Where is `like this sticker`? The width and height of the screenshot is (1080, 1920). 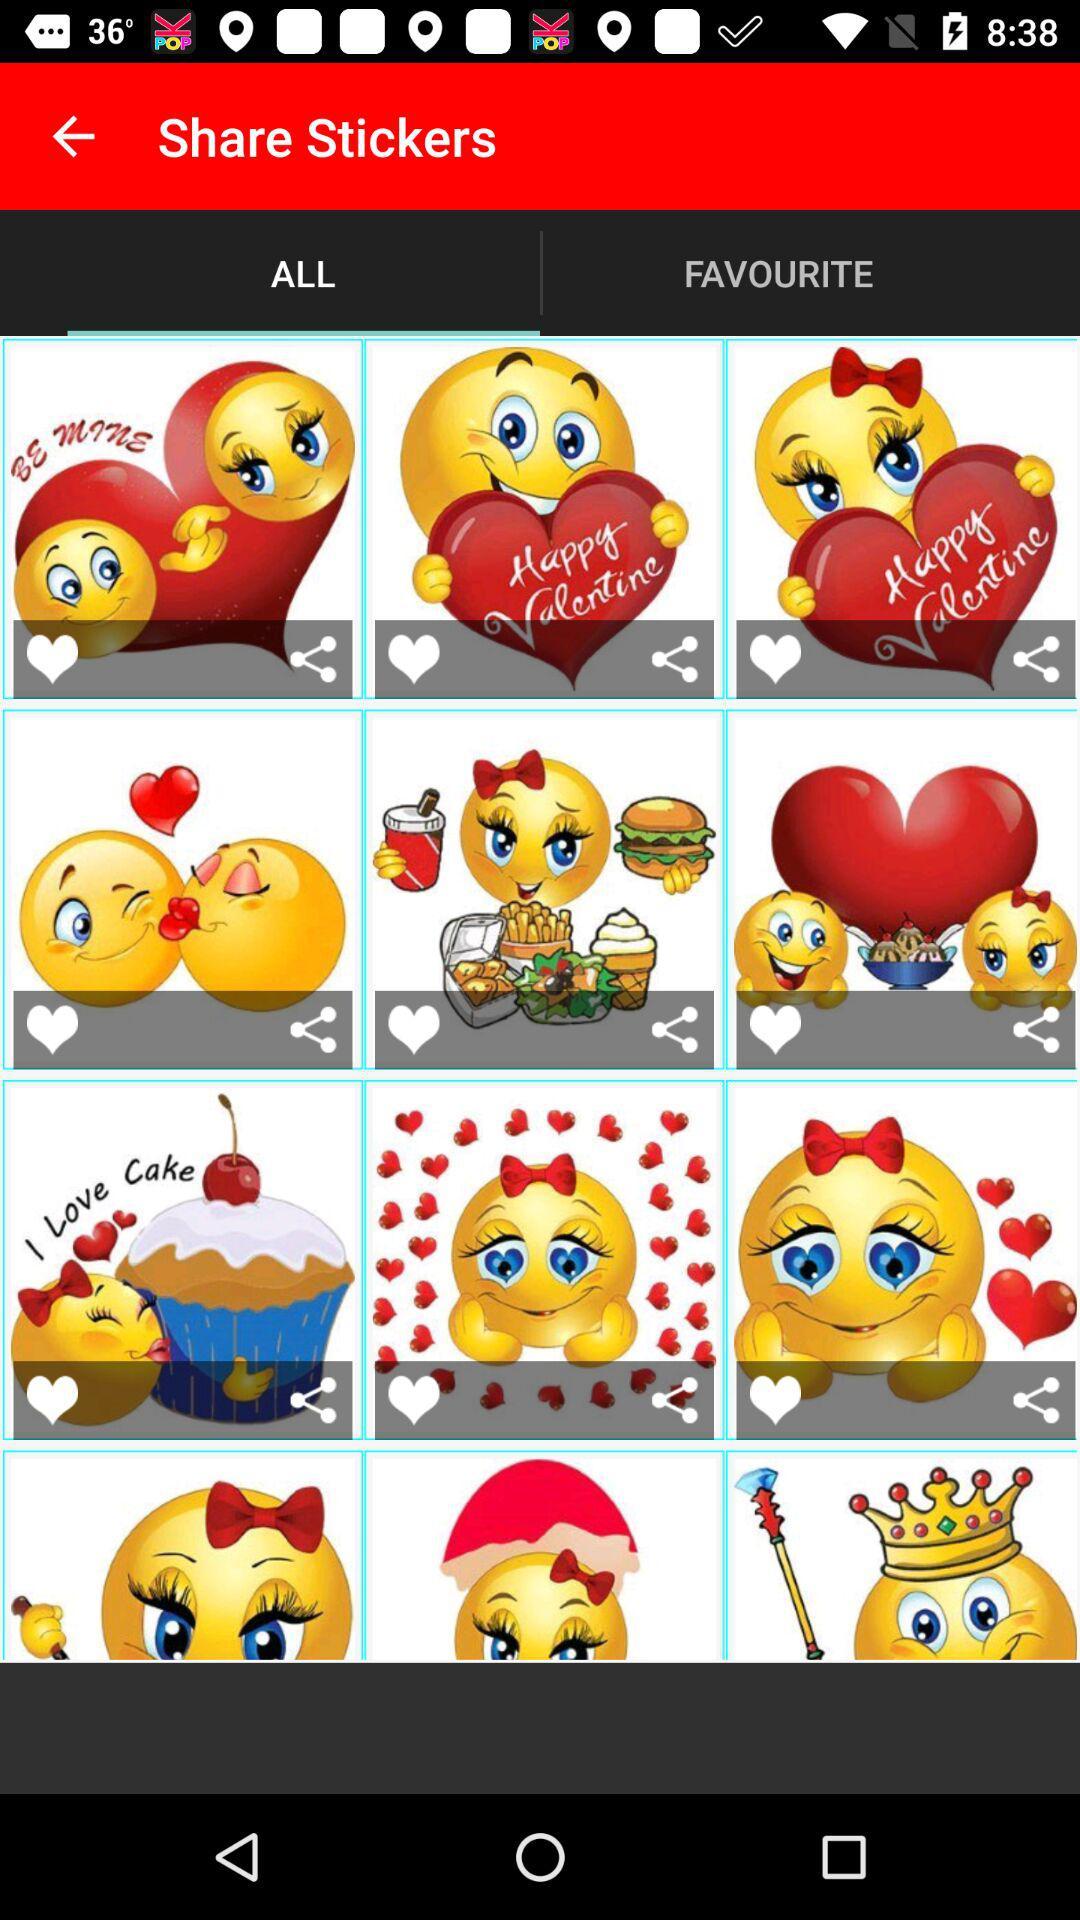 like this sticker is located at coordinates (774, 1399).